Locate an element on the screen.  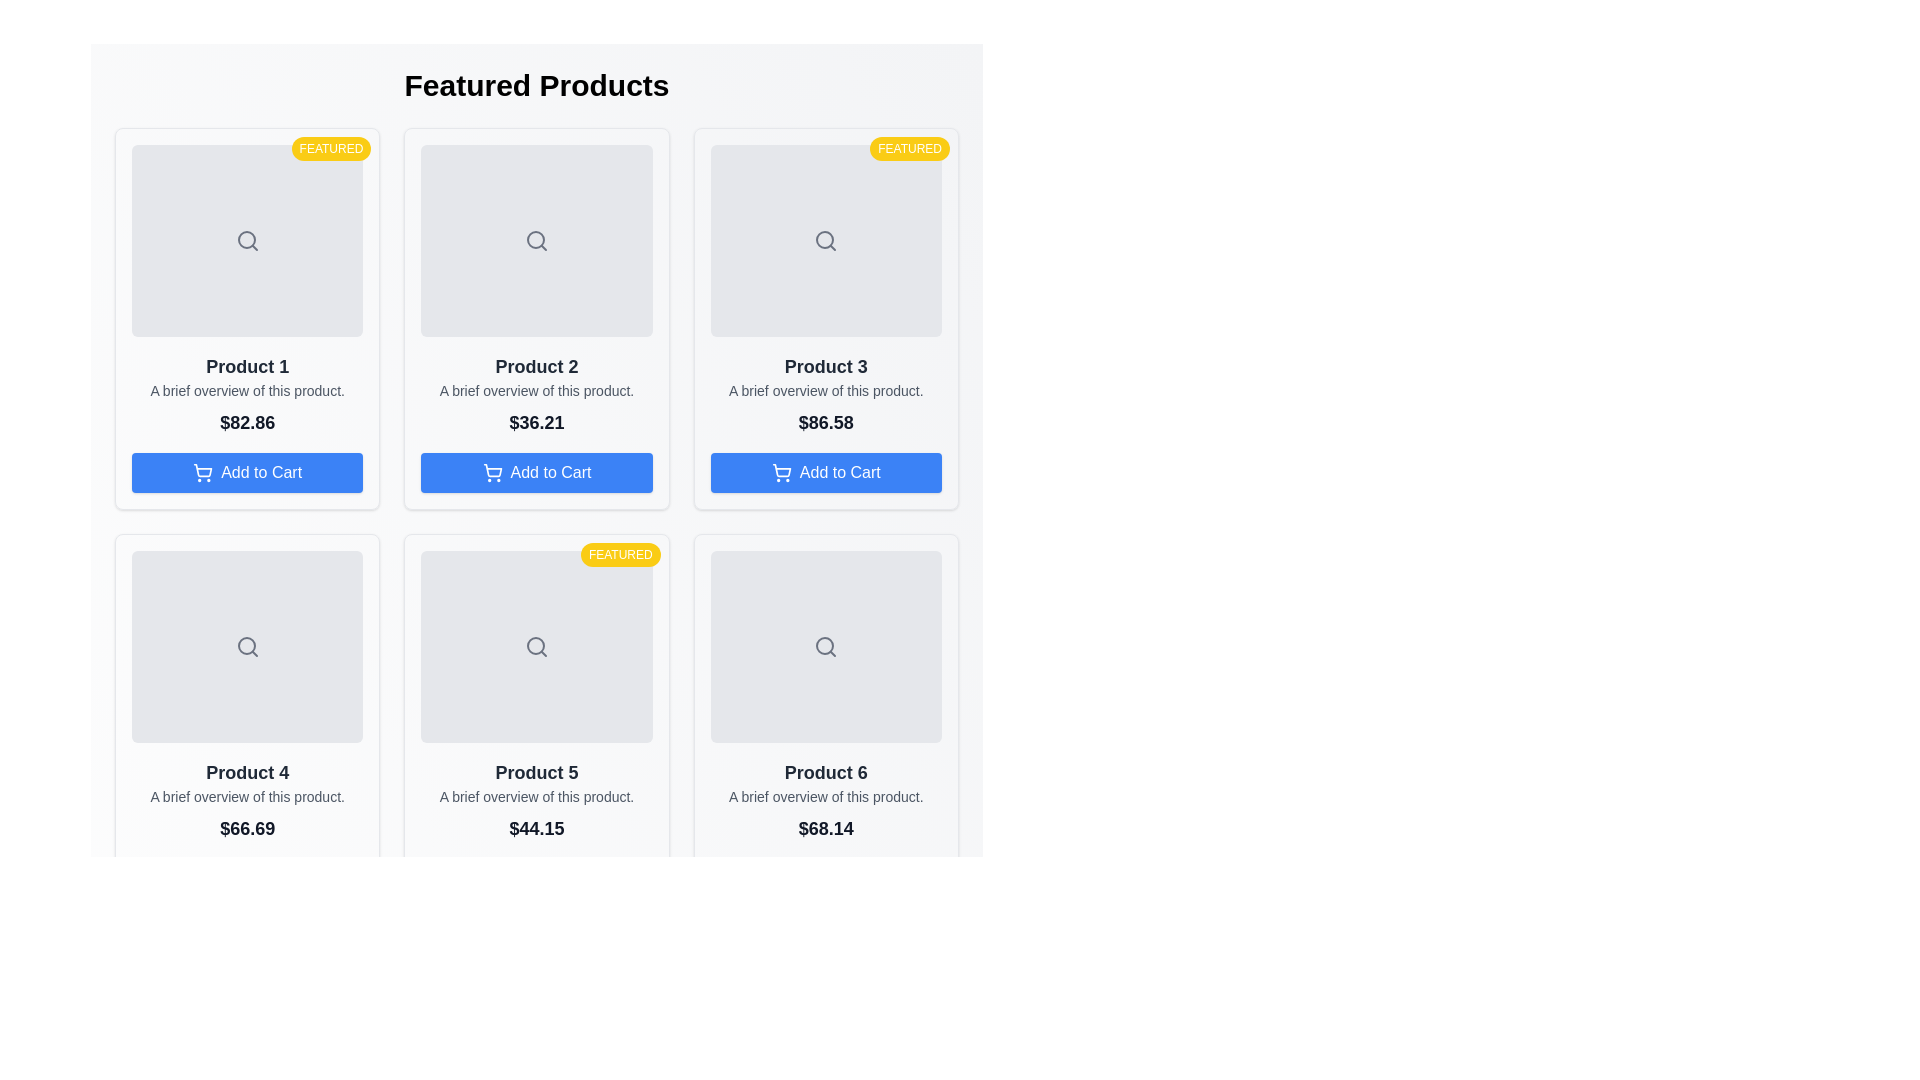
price displayed in bold characters ('$66.69') within the product card for 'Product 4', located in the second row, first column of the grid layout is located at coordinates (246, 829).